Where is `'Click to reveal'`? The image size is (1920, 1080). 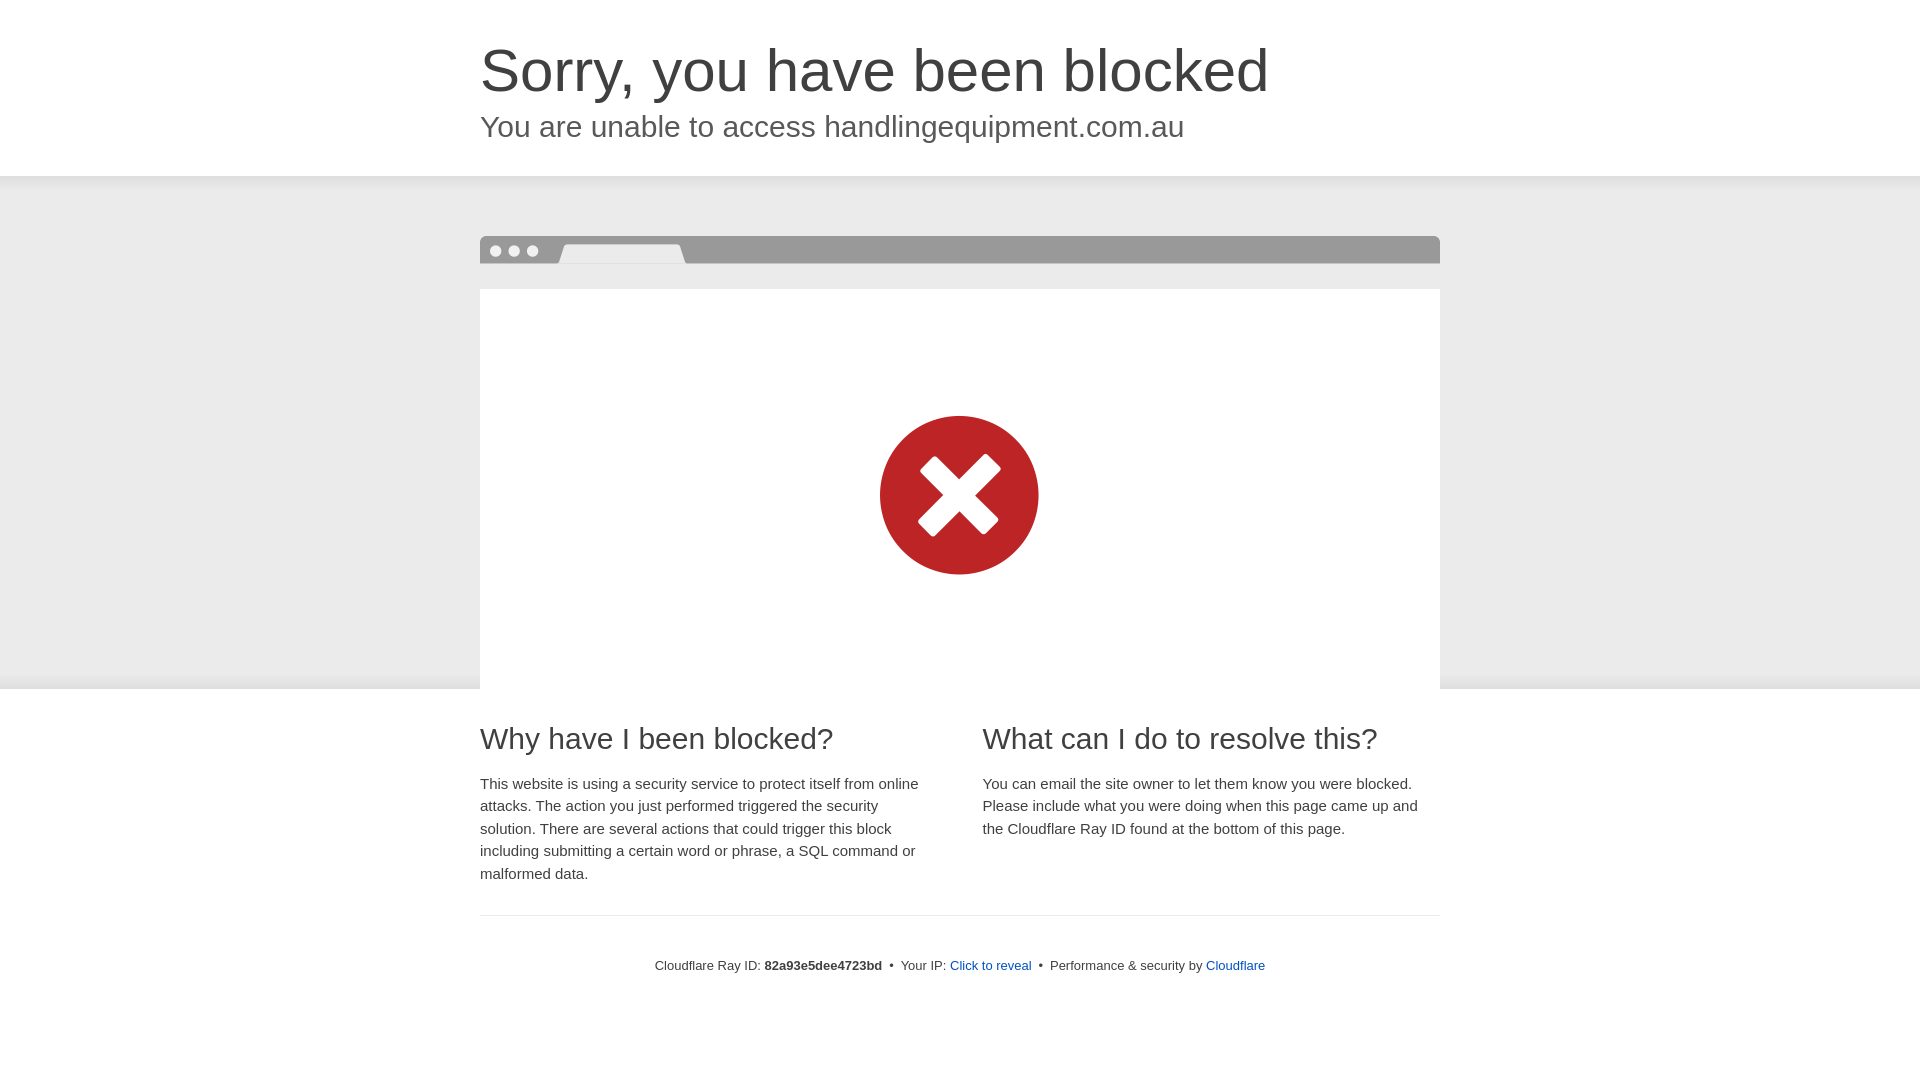
'Click to reveal' is located at coordinates (990, 964).